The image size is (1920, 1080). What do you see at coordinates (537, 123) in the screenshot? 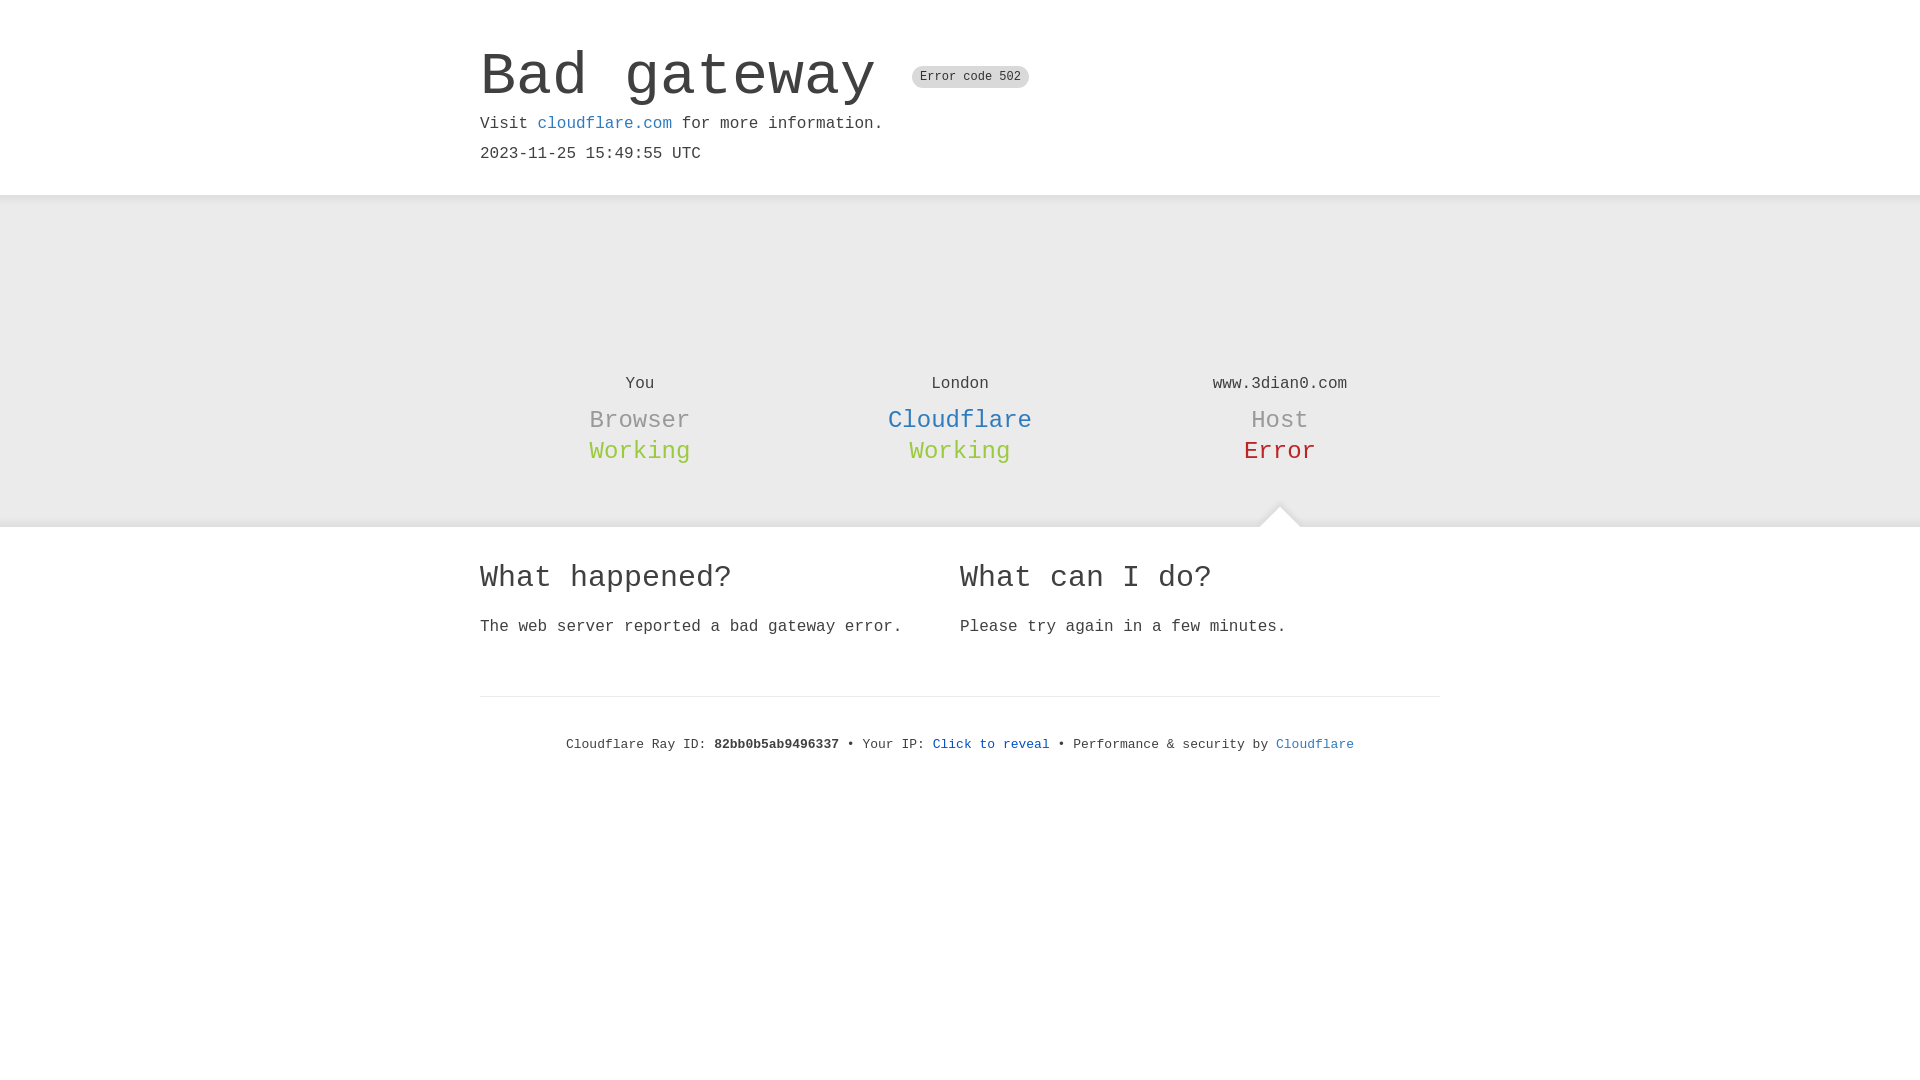
I see `'cloudflare.com'` at bounding box center [537, 123].